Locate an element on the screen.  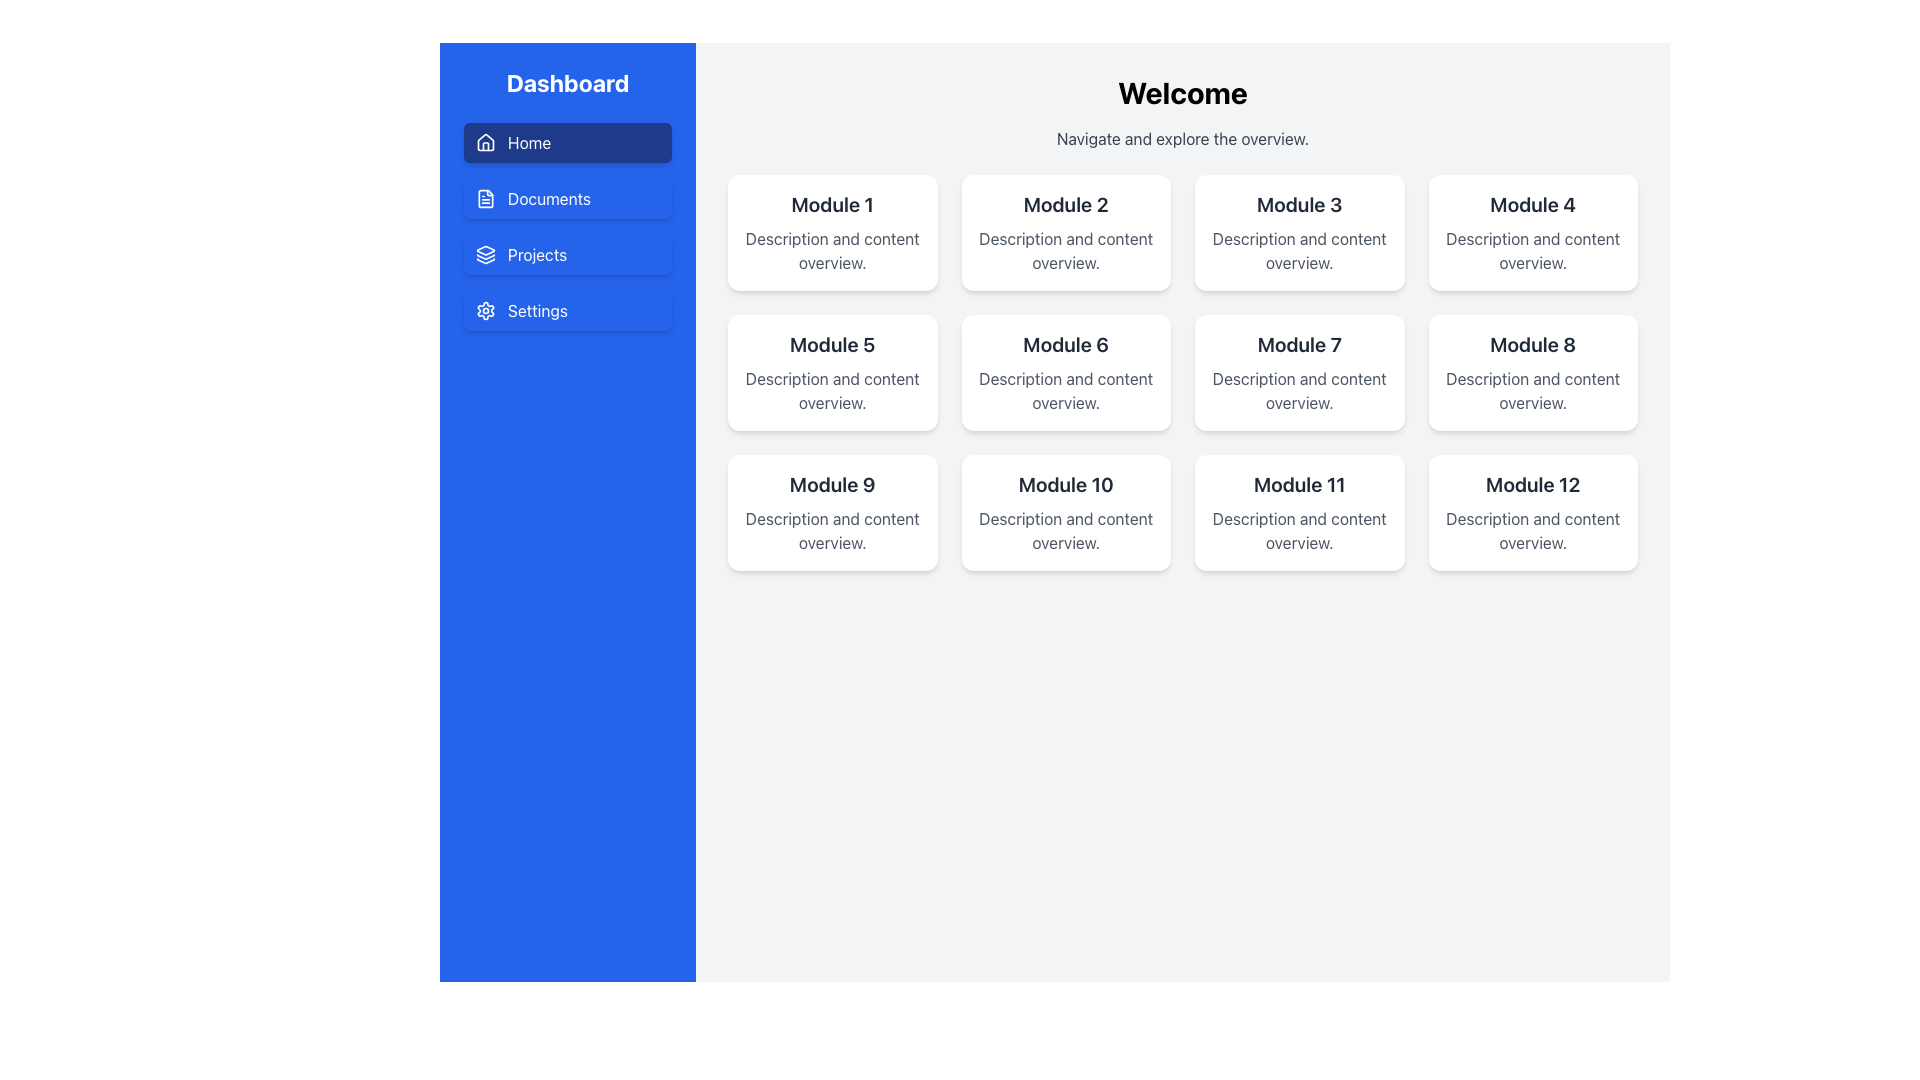
the 'Home' menu option in the vertical navigation bar is located at coordinates (529, 141).